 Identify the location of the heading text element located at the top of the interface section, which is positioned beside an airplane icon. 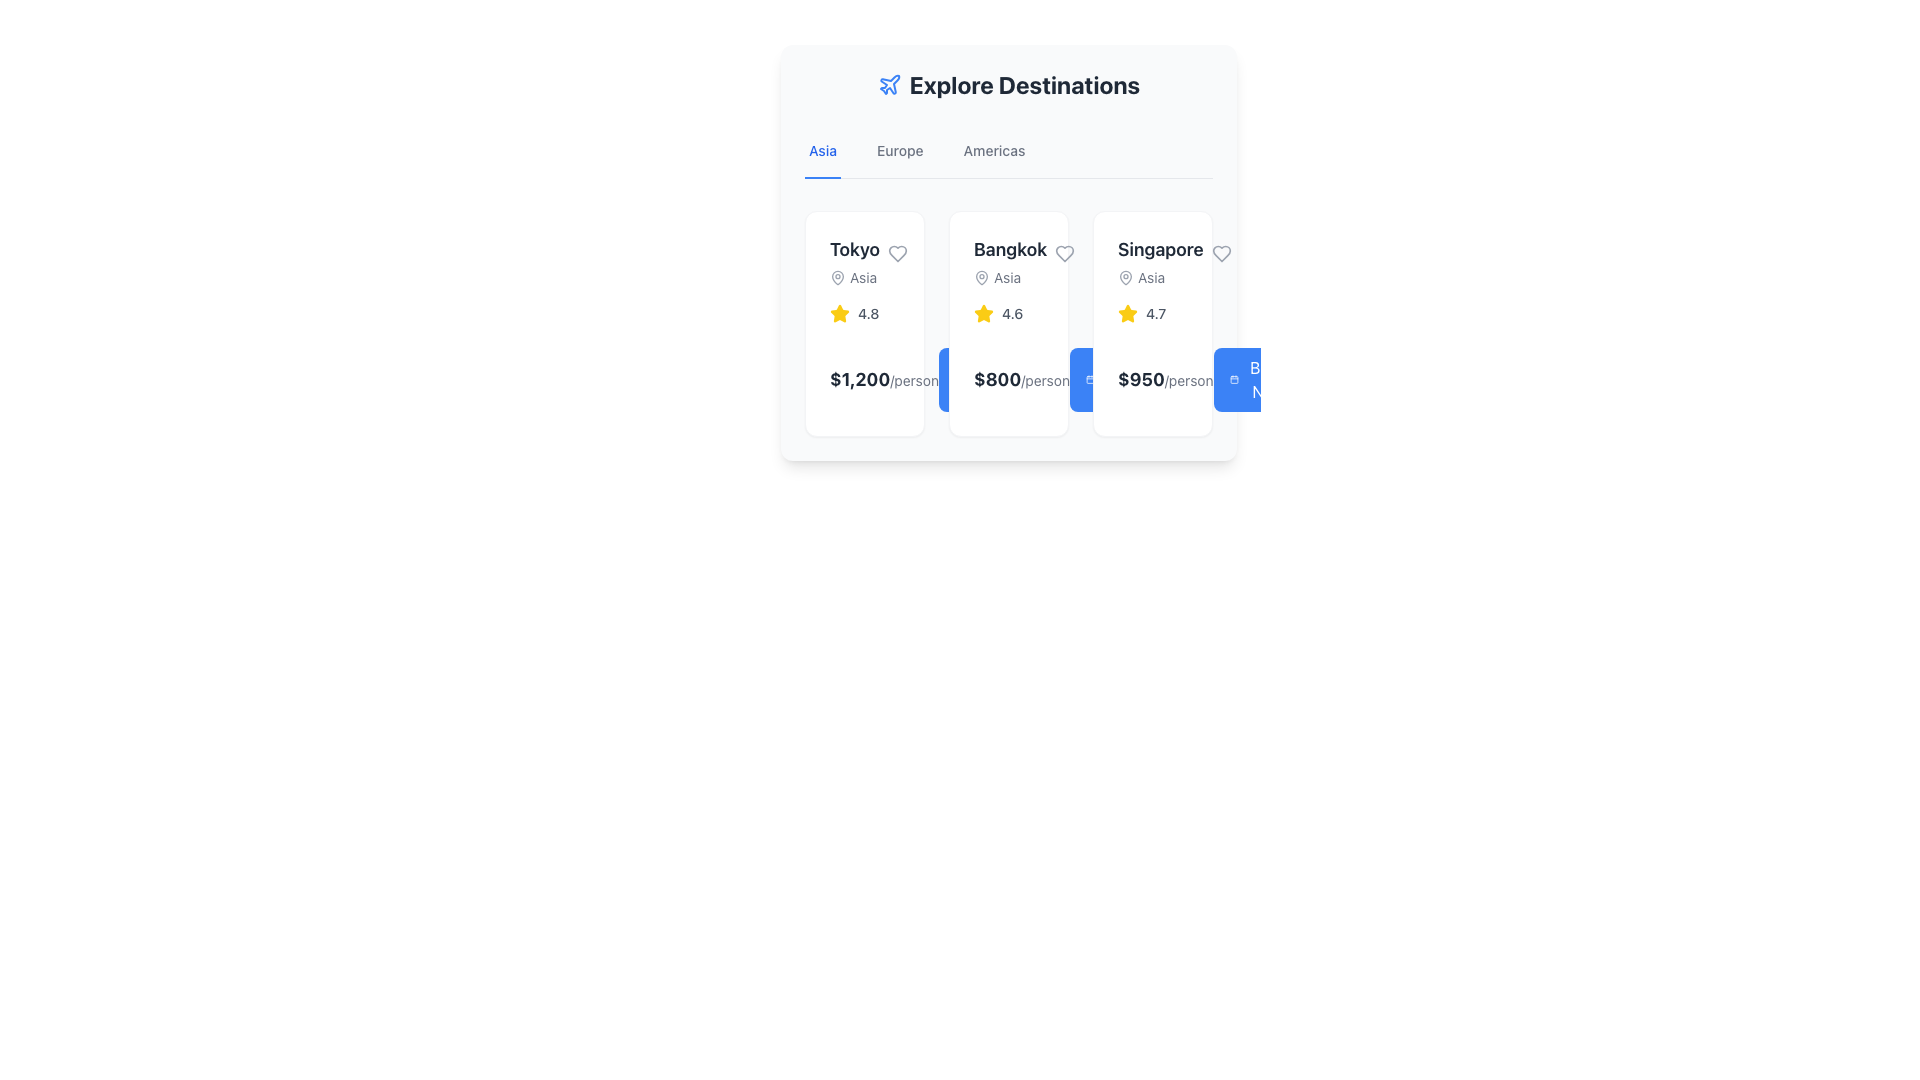
(1024, 83).